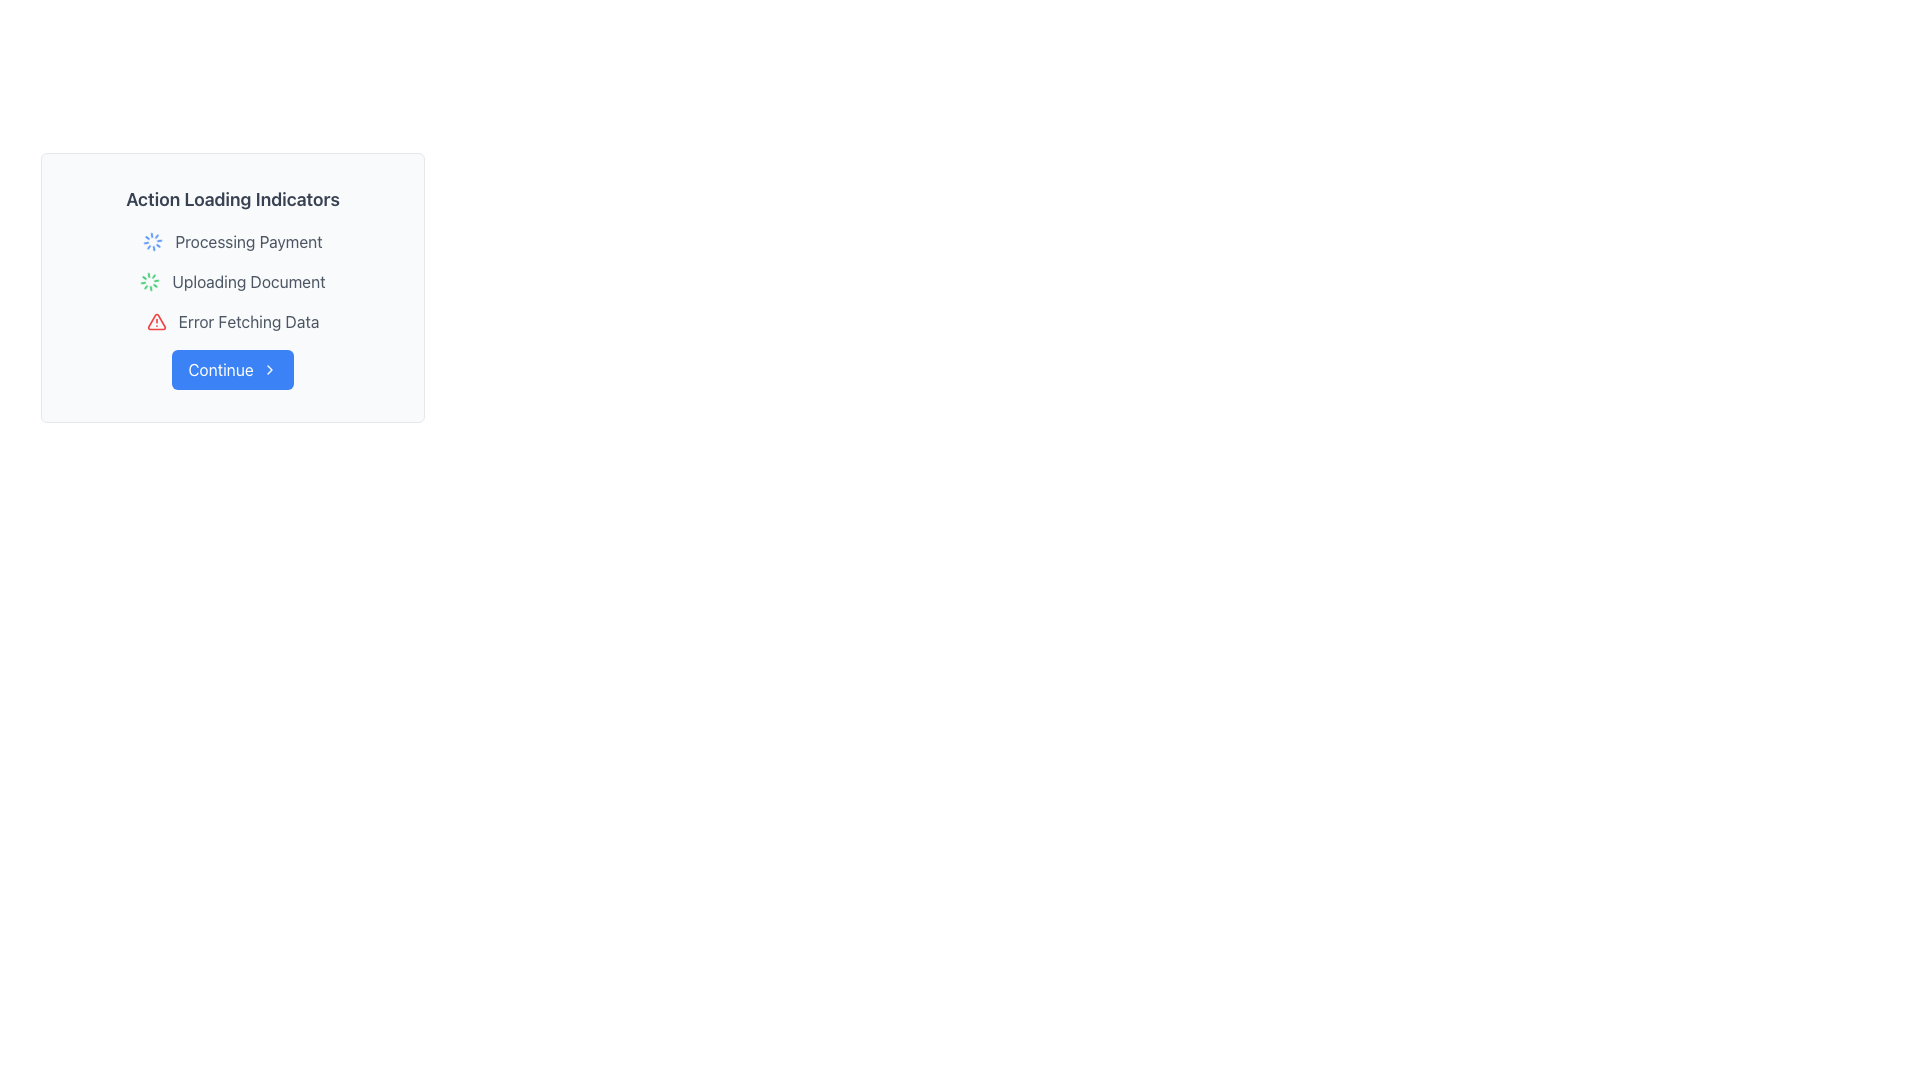  Describe the element at coordinates (268, 370) in the screenshot. I see `the rightward arrow icon that is immediately after the 'Continue' text within the blue button` at that location.